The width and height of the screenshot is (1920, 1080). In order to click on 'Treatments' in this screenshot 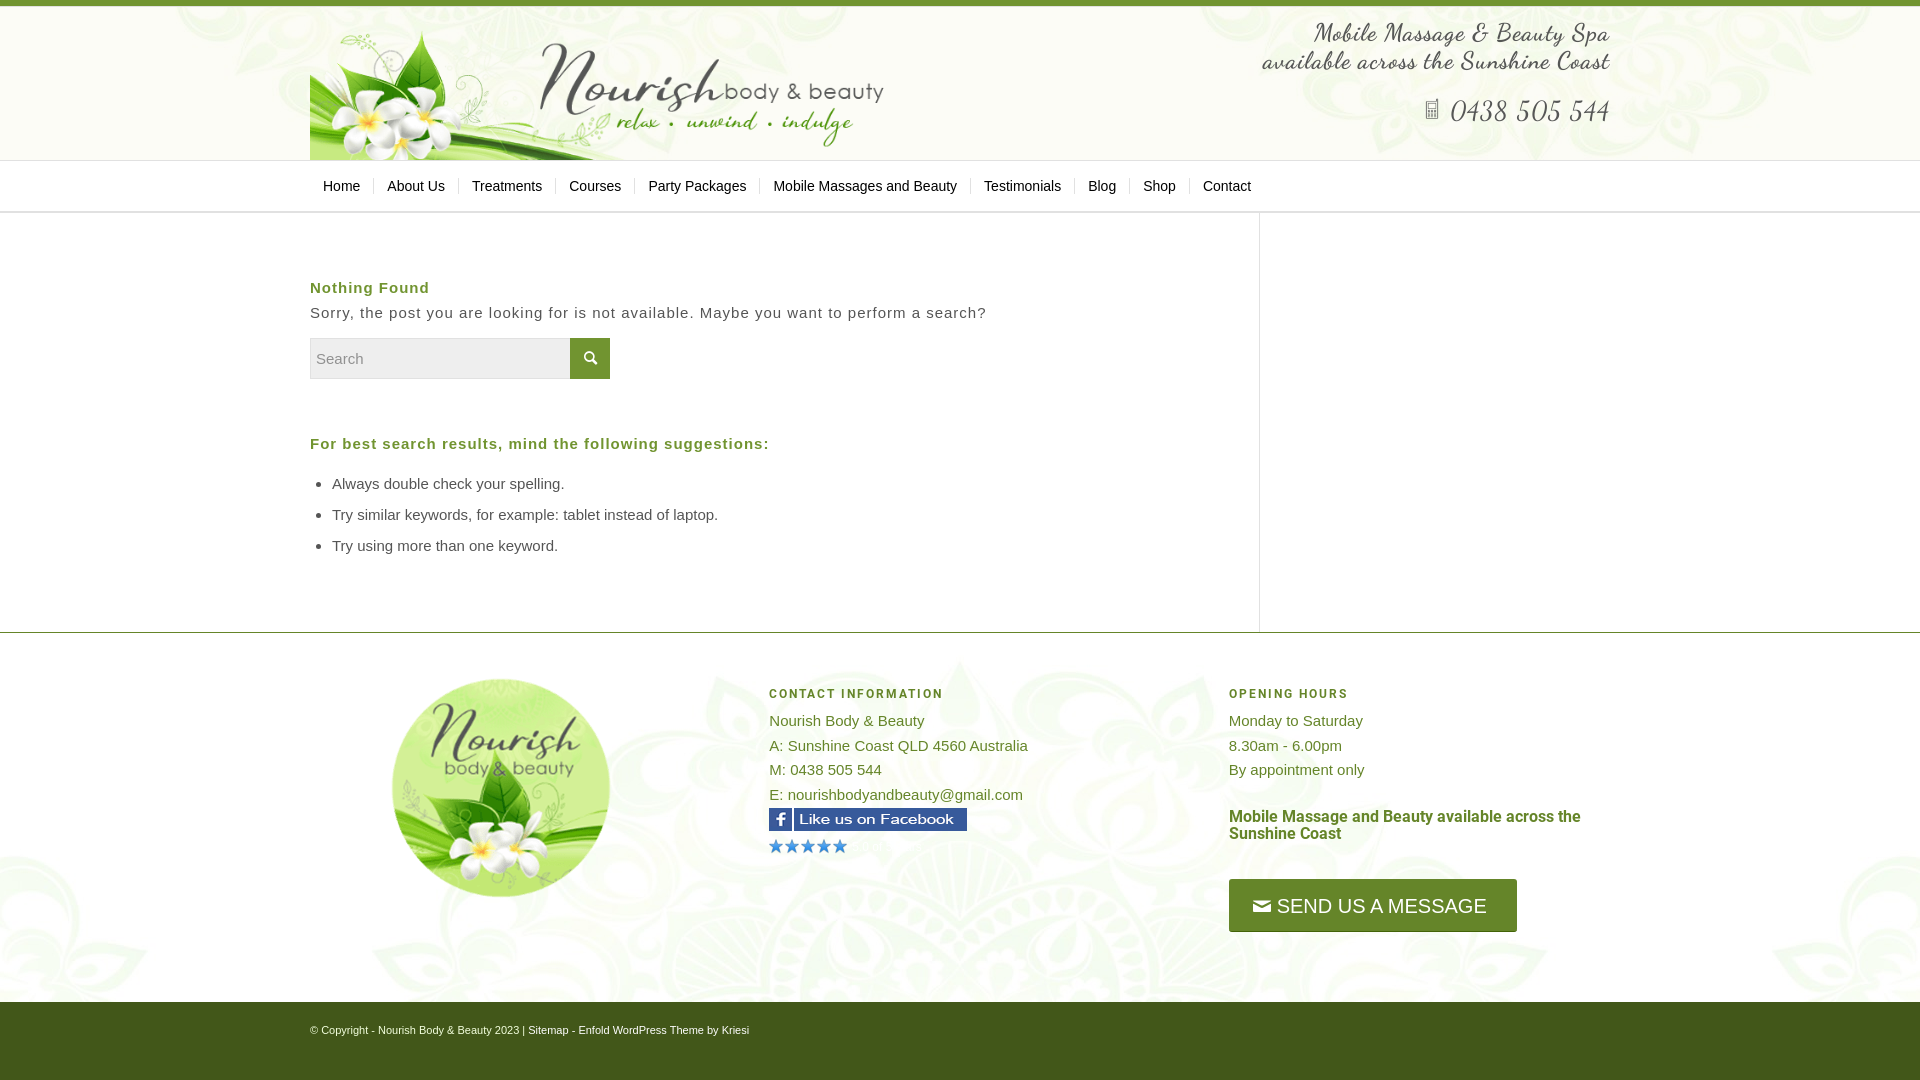, I will do `click(506, 185)`.